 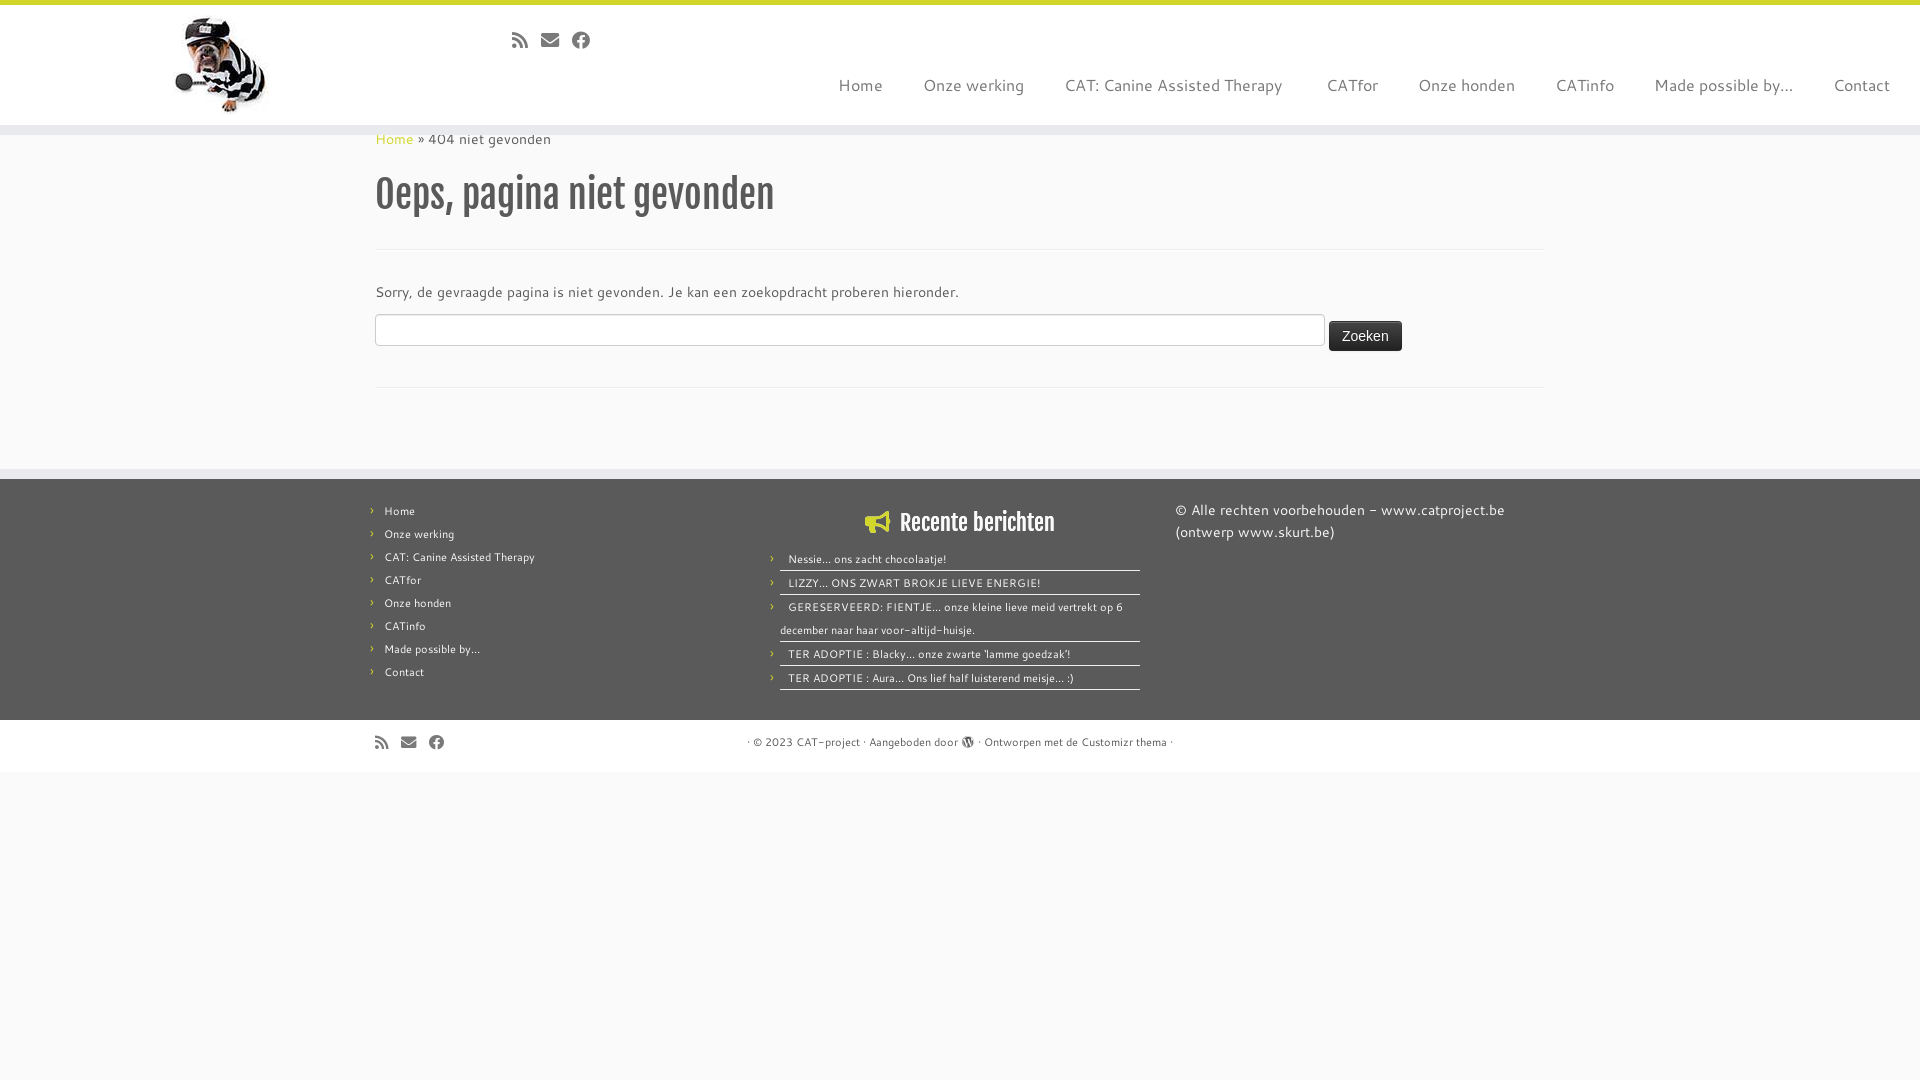 What do you see at coordinates (973, 83) in the screenshot?
I see `'Onze werking'` at bounding box center [973, 83].